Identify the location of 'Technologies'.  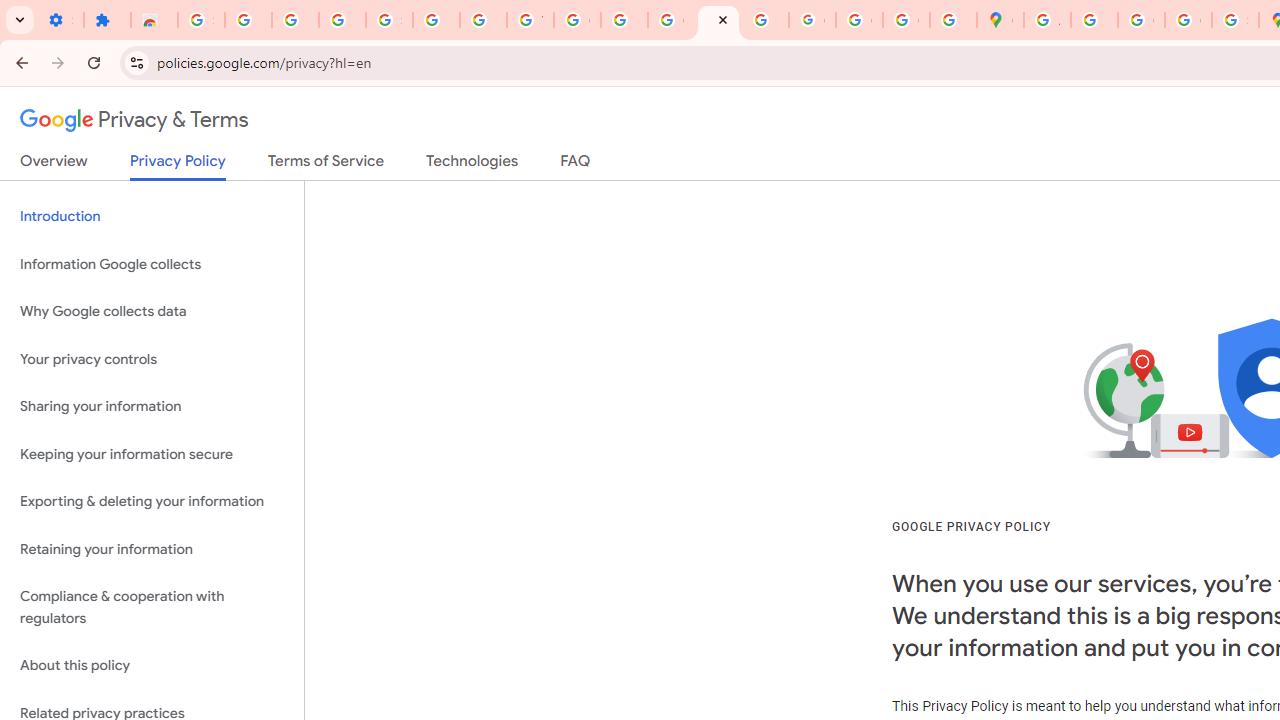
(471, 164).